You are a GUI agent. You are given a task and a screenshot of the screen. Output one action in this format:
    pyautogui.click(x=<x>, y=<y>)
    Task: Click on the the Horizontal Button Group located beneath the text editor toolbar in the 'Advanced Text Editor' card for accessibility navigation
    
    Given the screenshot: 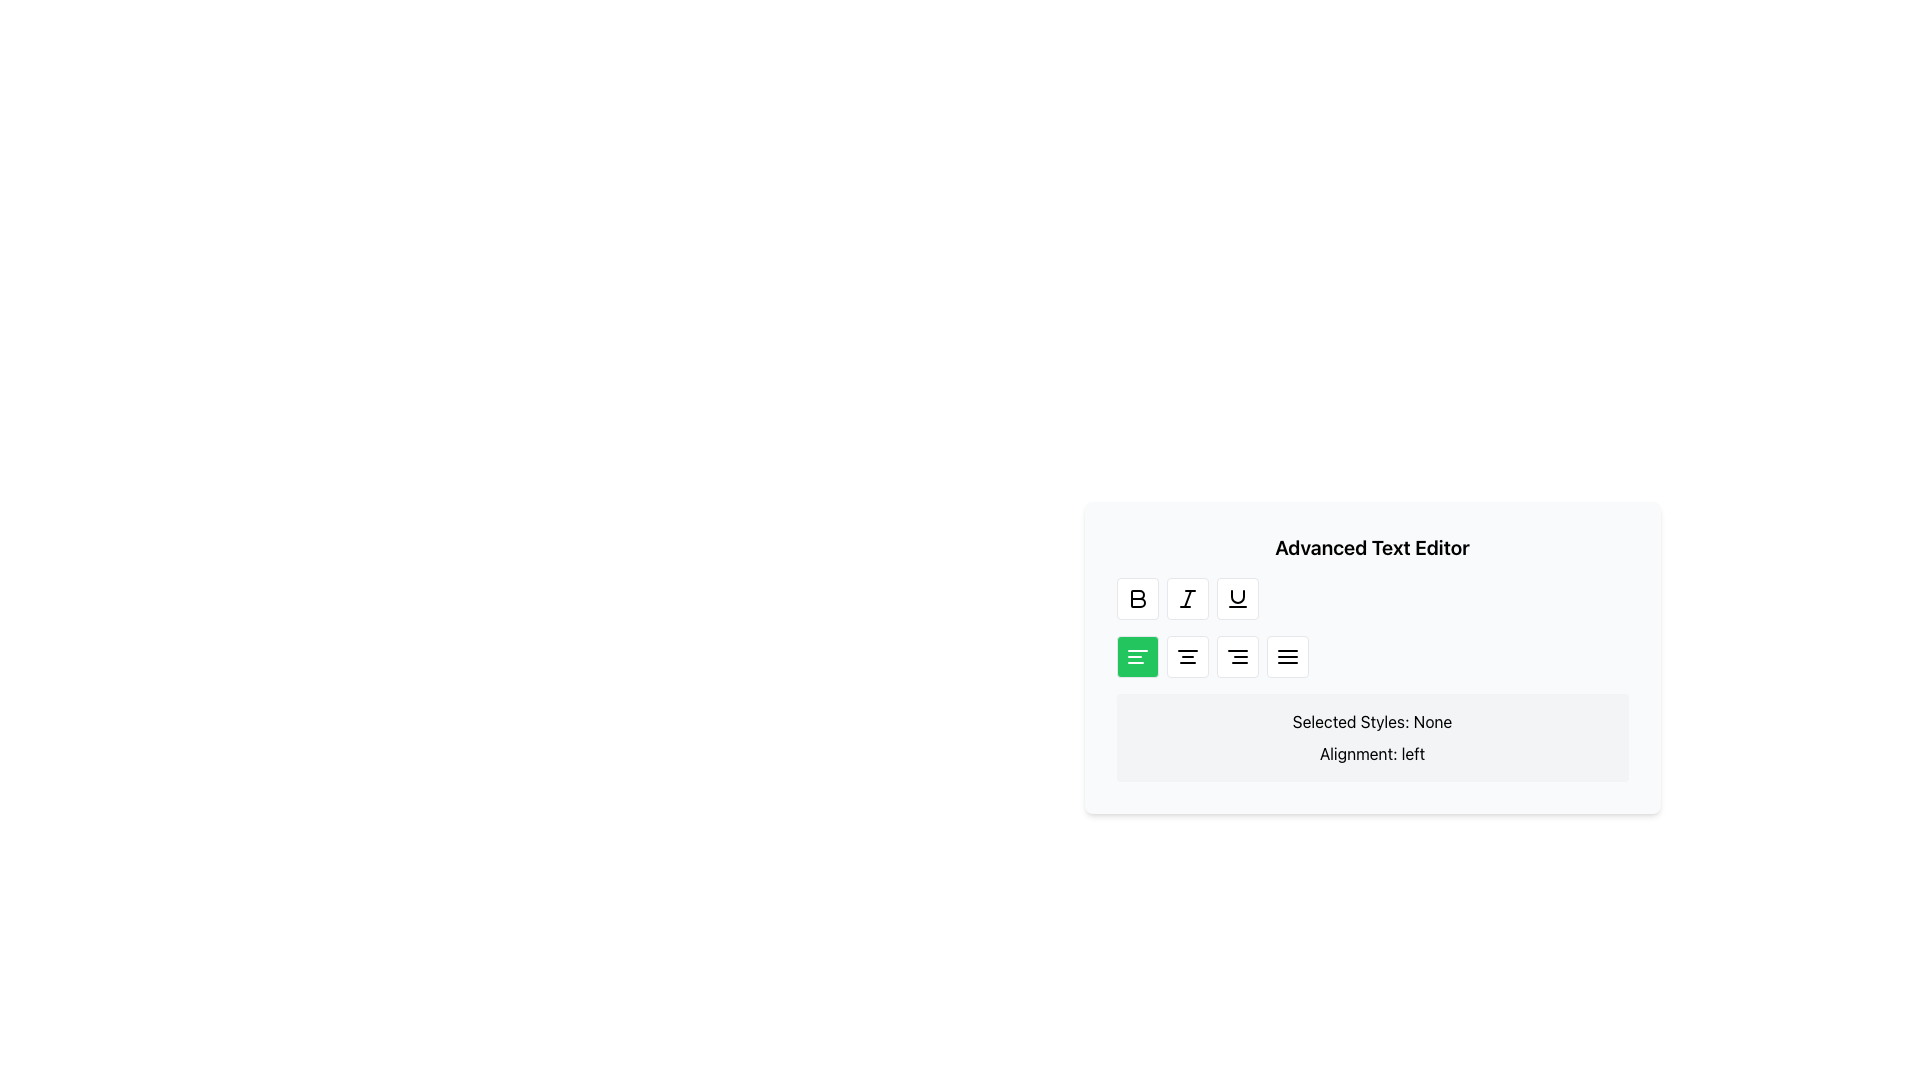 What is the action you would take?
    pyautogui.click(x=1371, y=656)
    